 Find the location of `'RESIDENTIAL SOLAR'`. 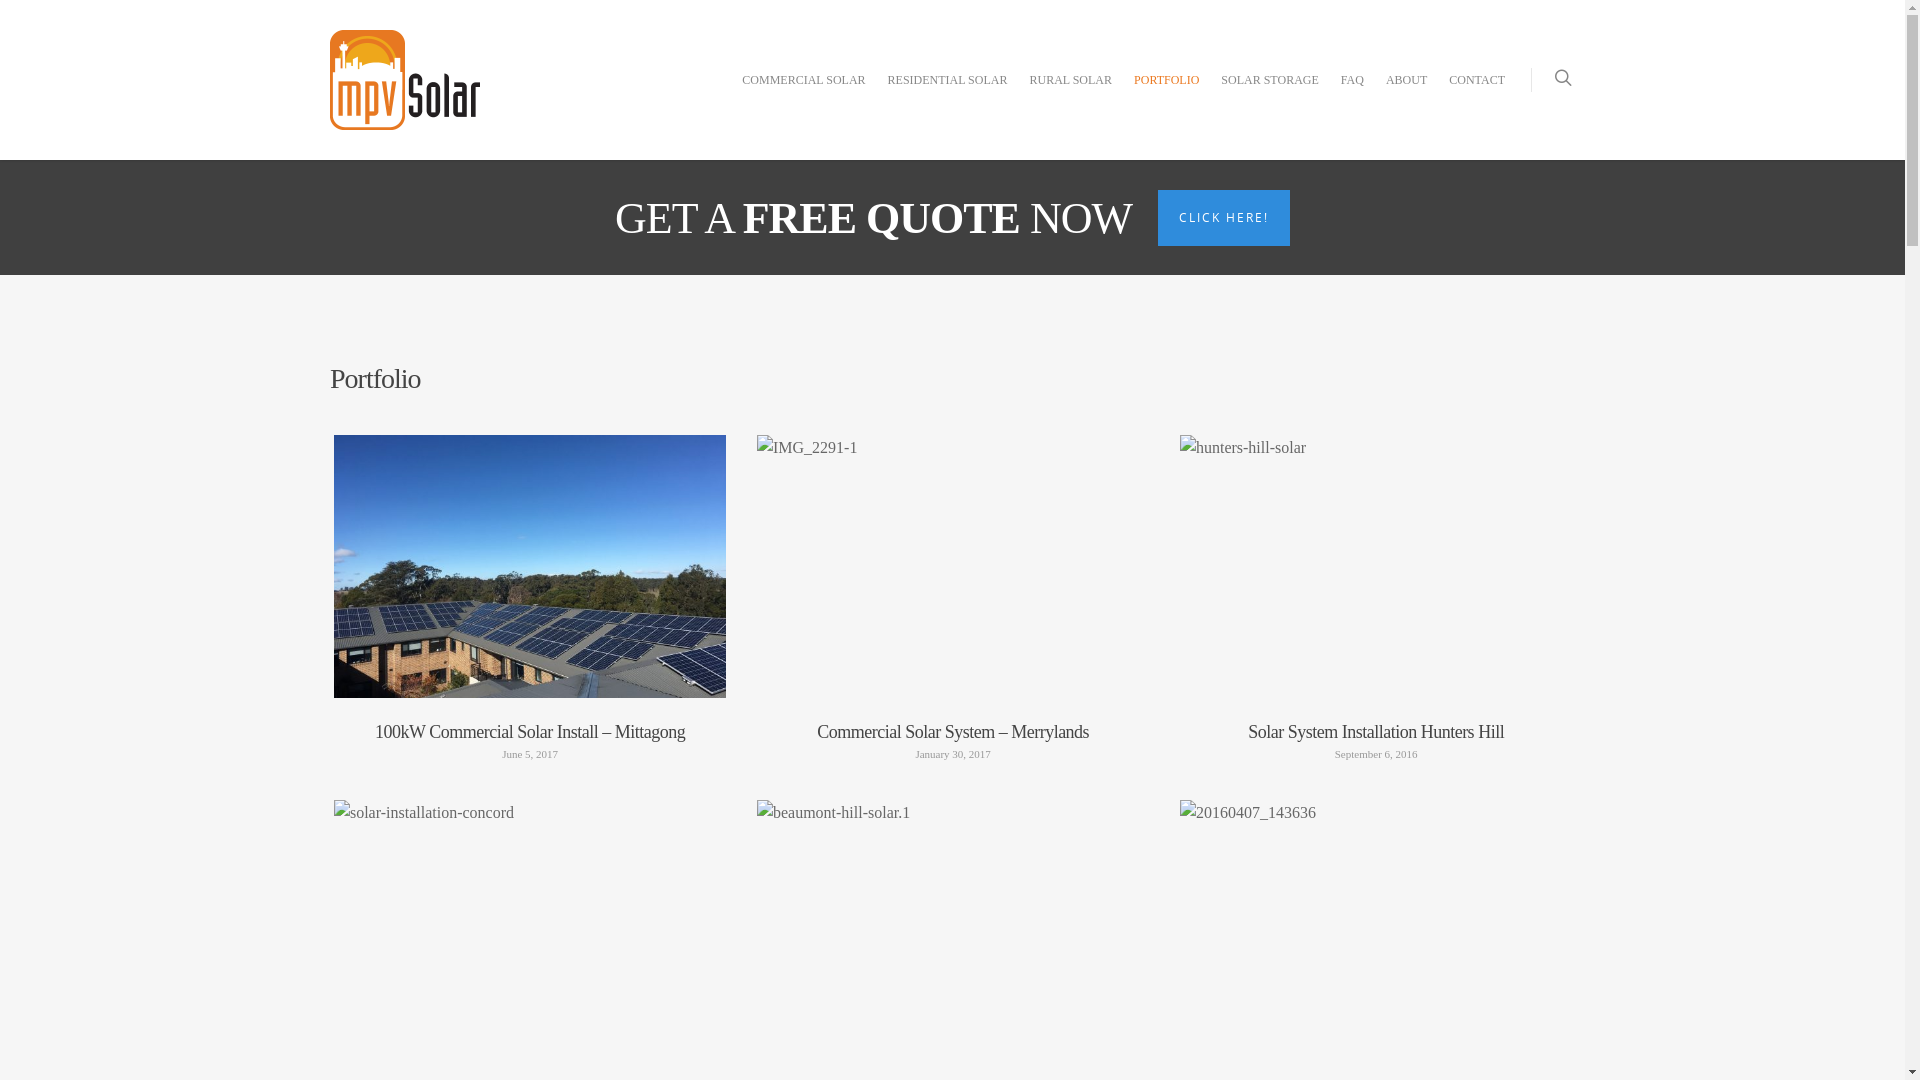

'RESIDENTIAL SOLAR' is located at coordinates (946, 95).